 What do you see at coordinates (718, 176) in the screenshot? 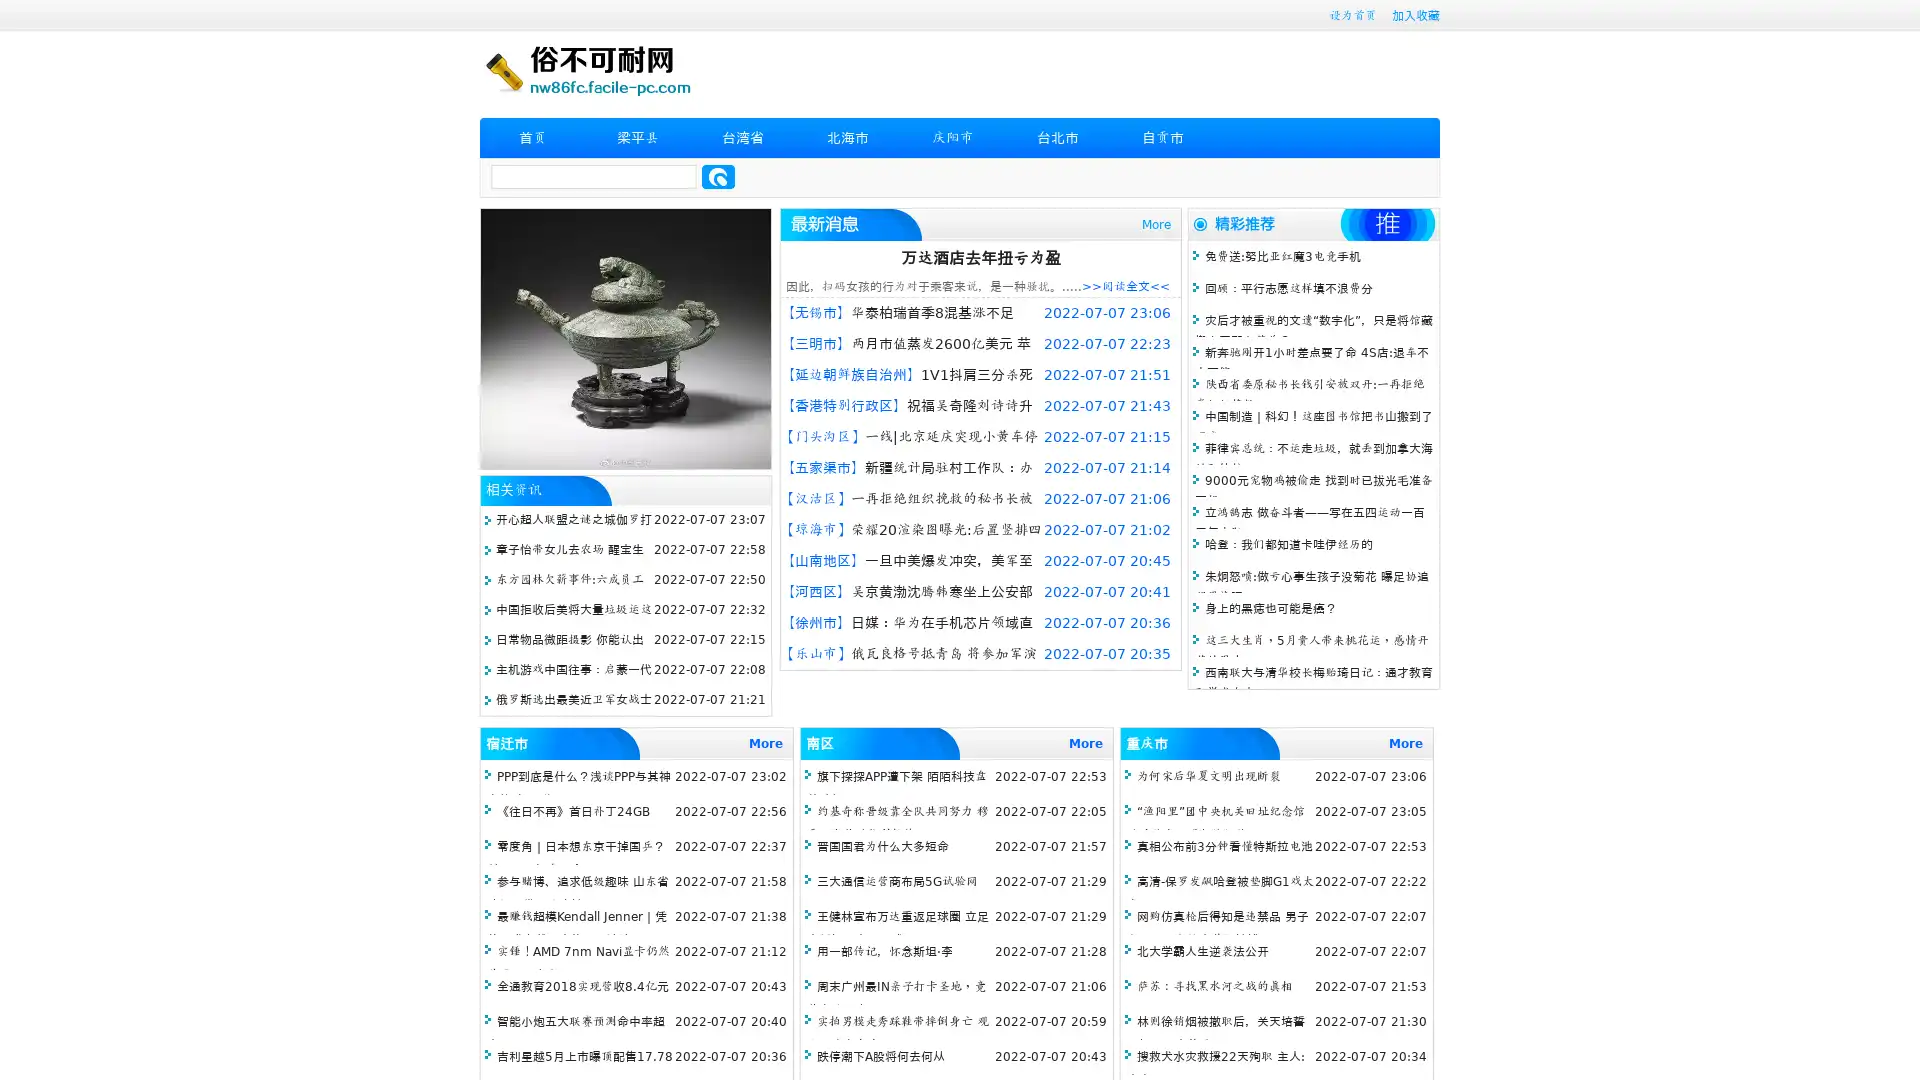
I see `Search` at bounding box center [718, 176].